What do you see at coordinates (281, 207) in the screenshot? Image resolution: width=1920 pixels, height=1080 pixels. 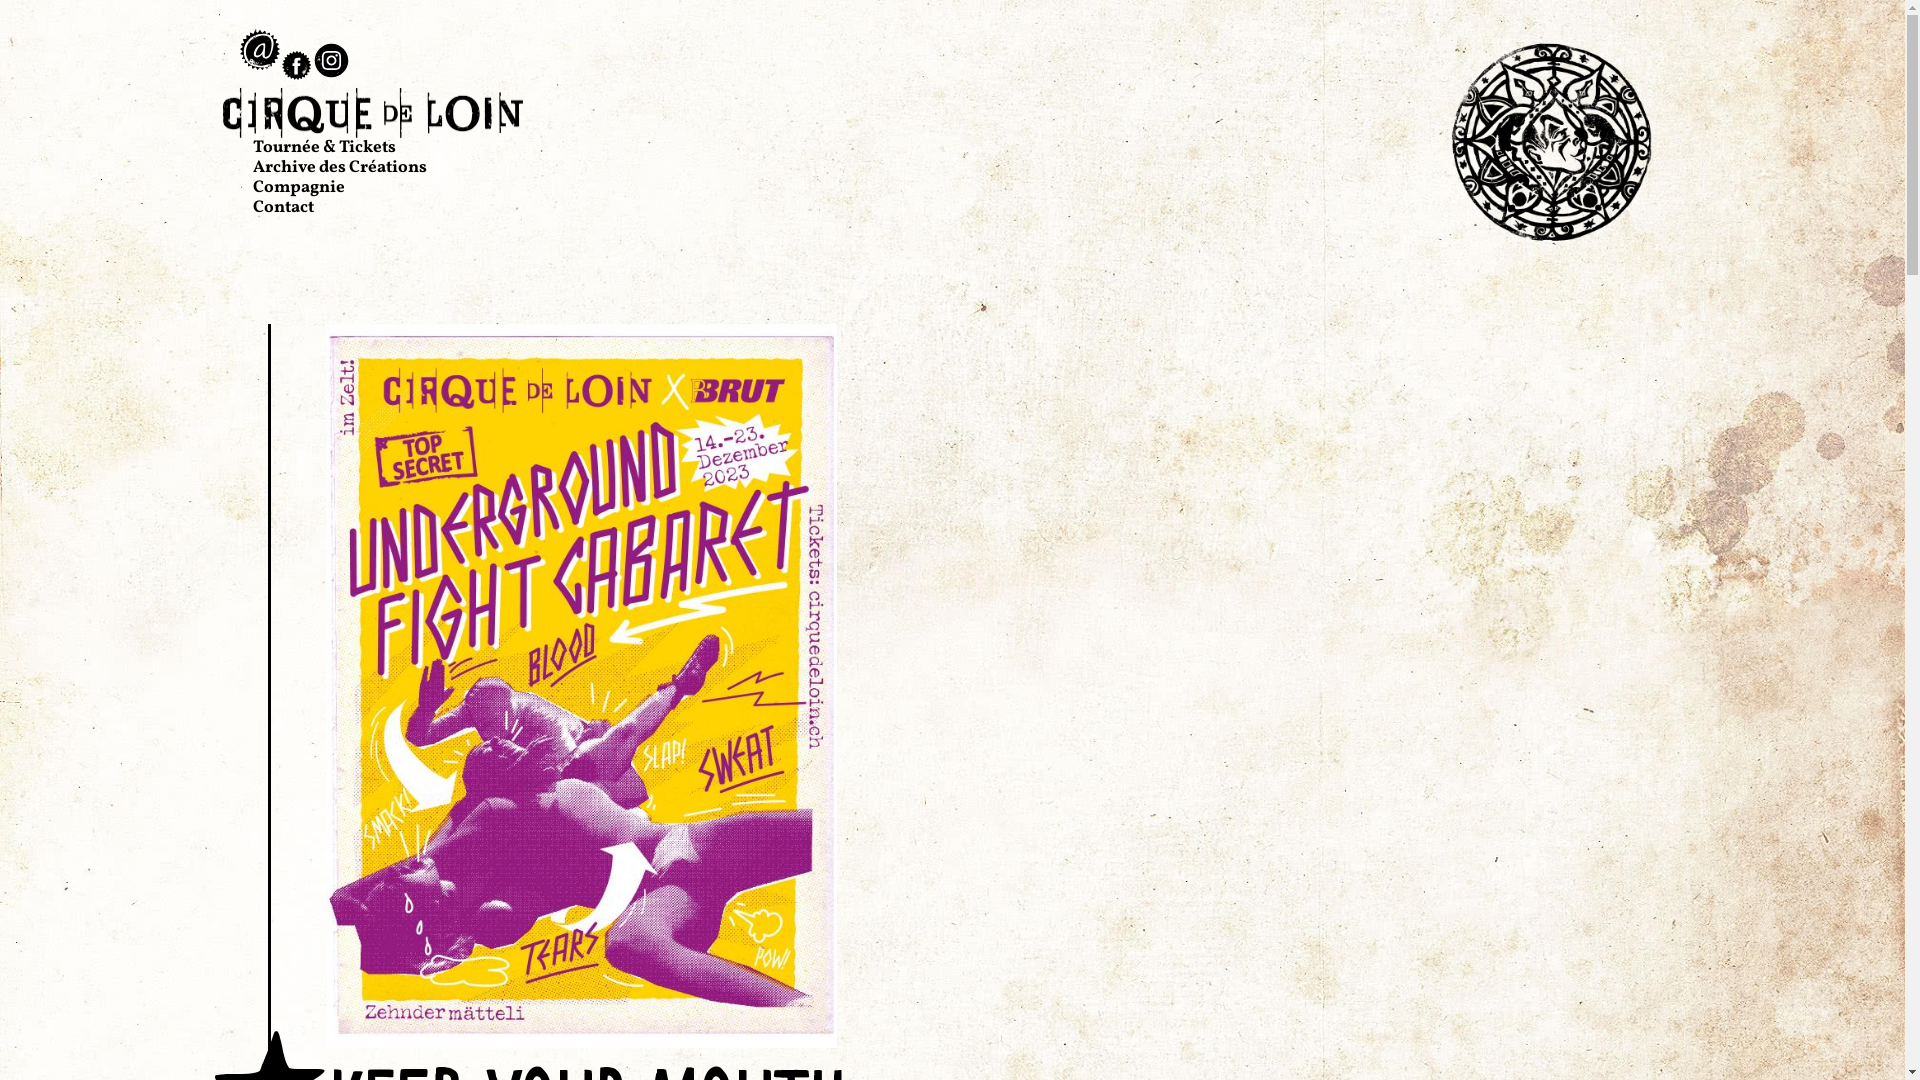 I see `'Contact'` at bounding box center [281, 207].